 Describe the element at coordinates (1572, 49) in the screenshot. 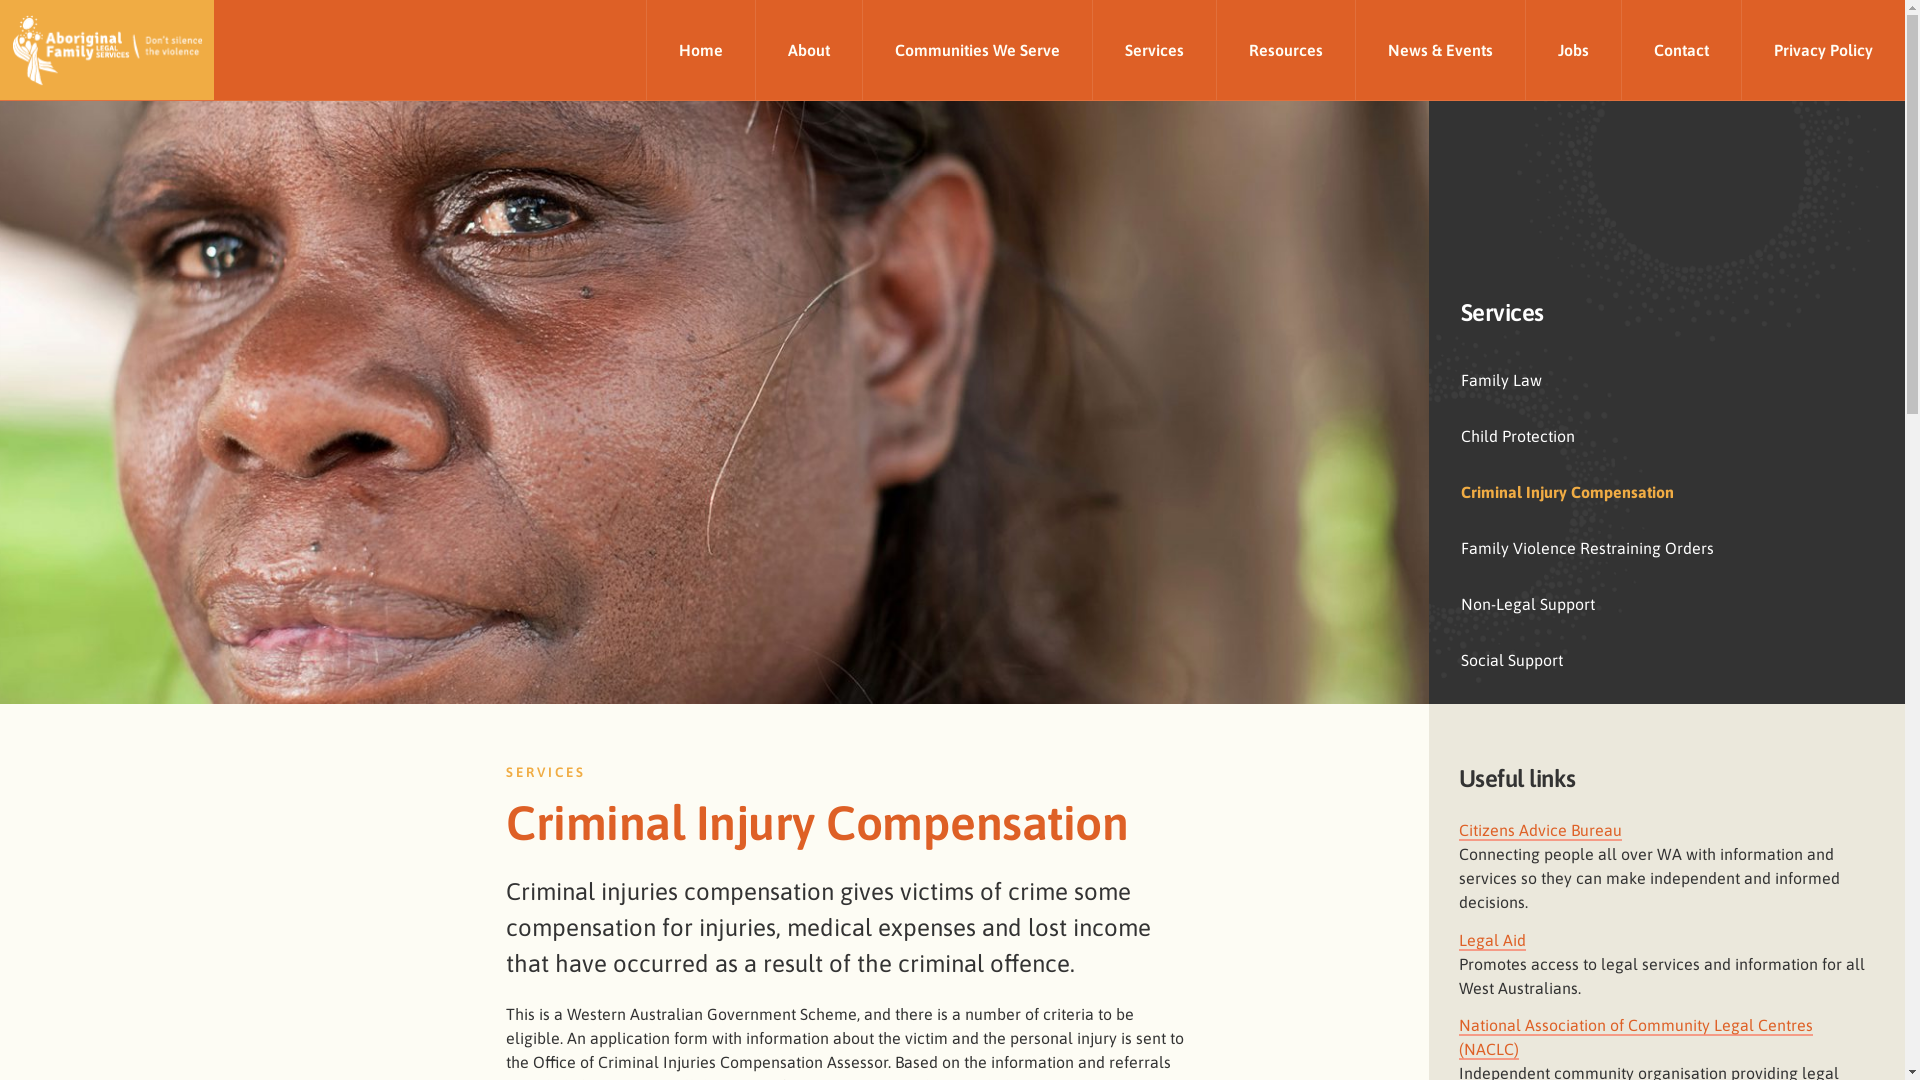

I see `'Jobs'` at that location.